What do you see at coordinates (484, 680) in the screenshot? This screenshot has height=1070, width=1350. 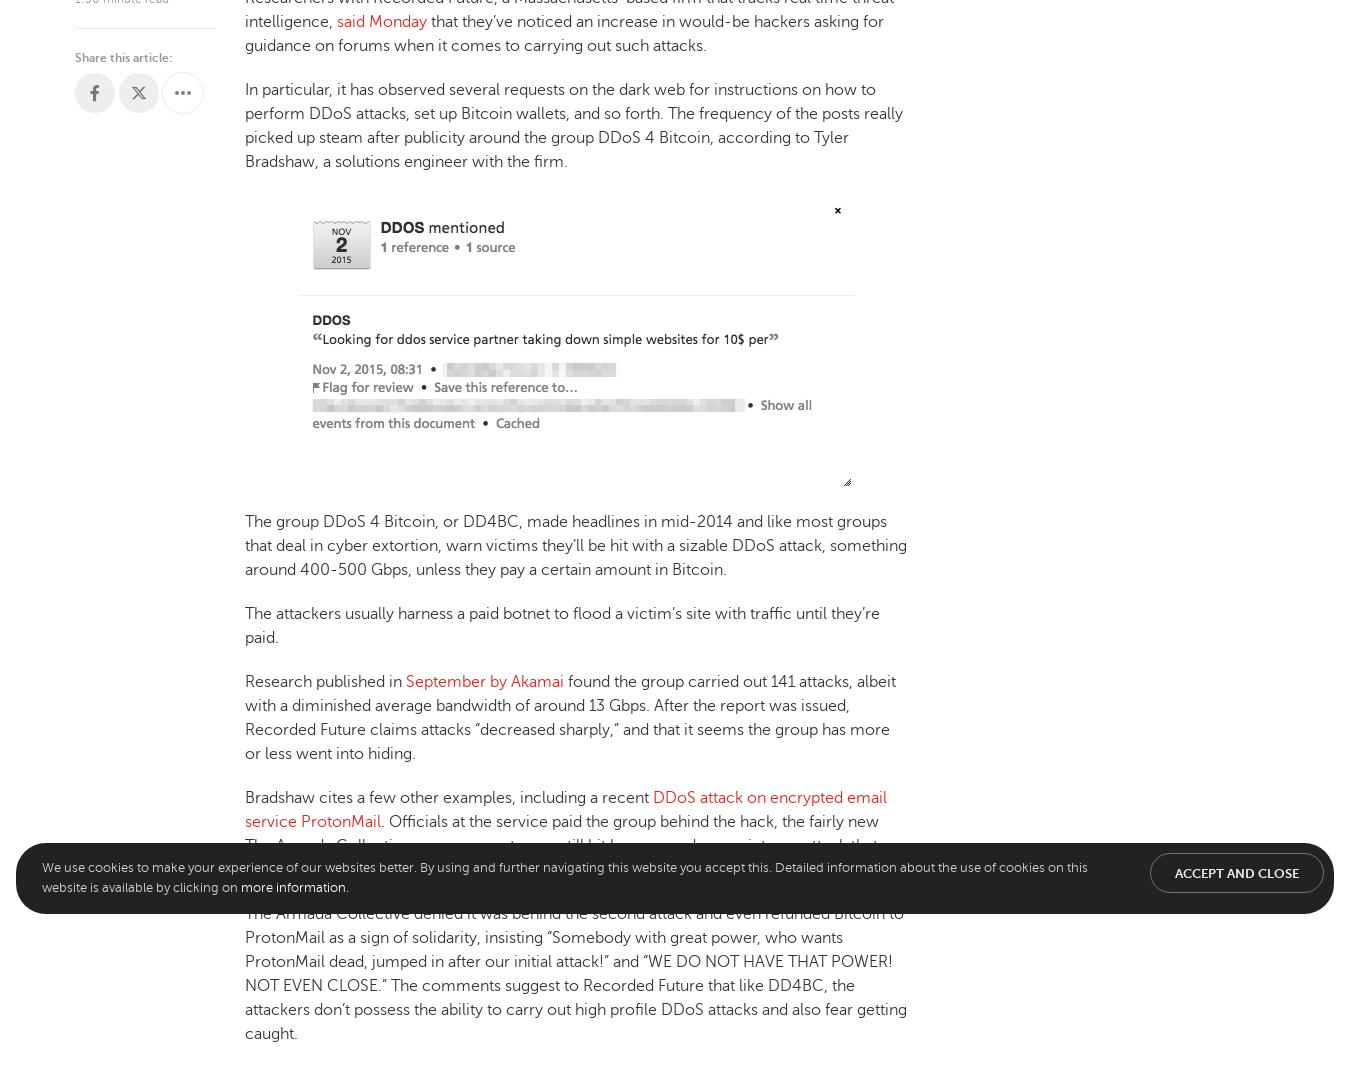 I see `'September by Akamai'` at bounding box center [484, 680].